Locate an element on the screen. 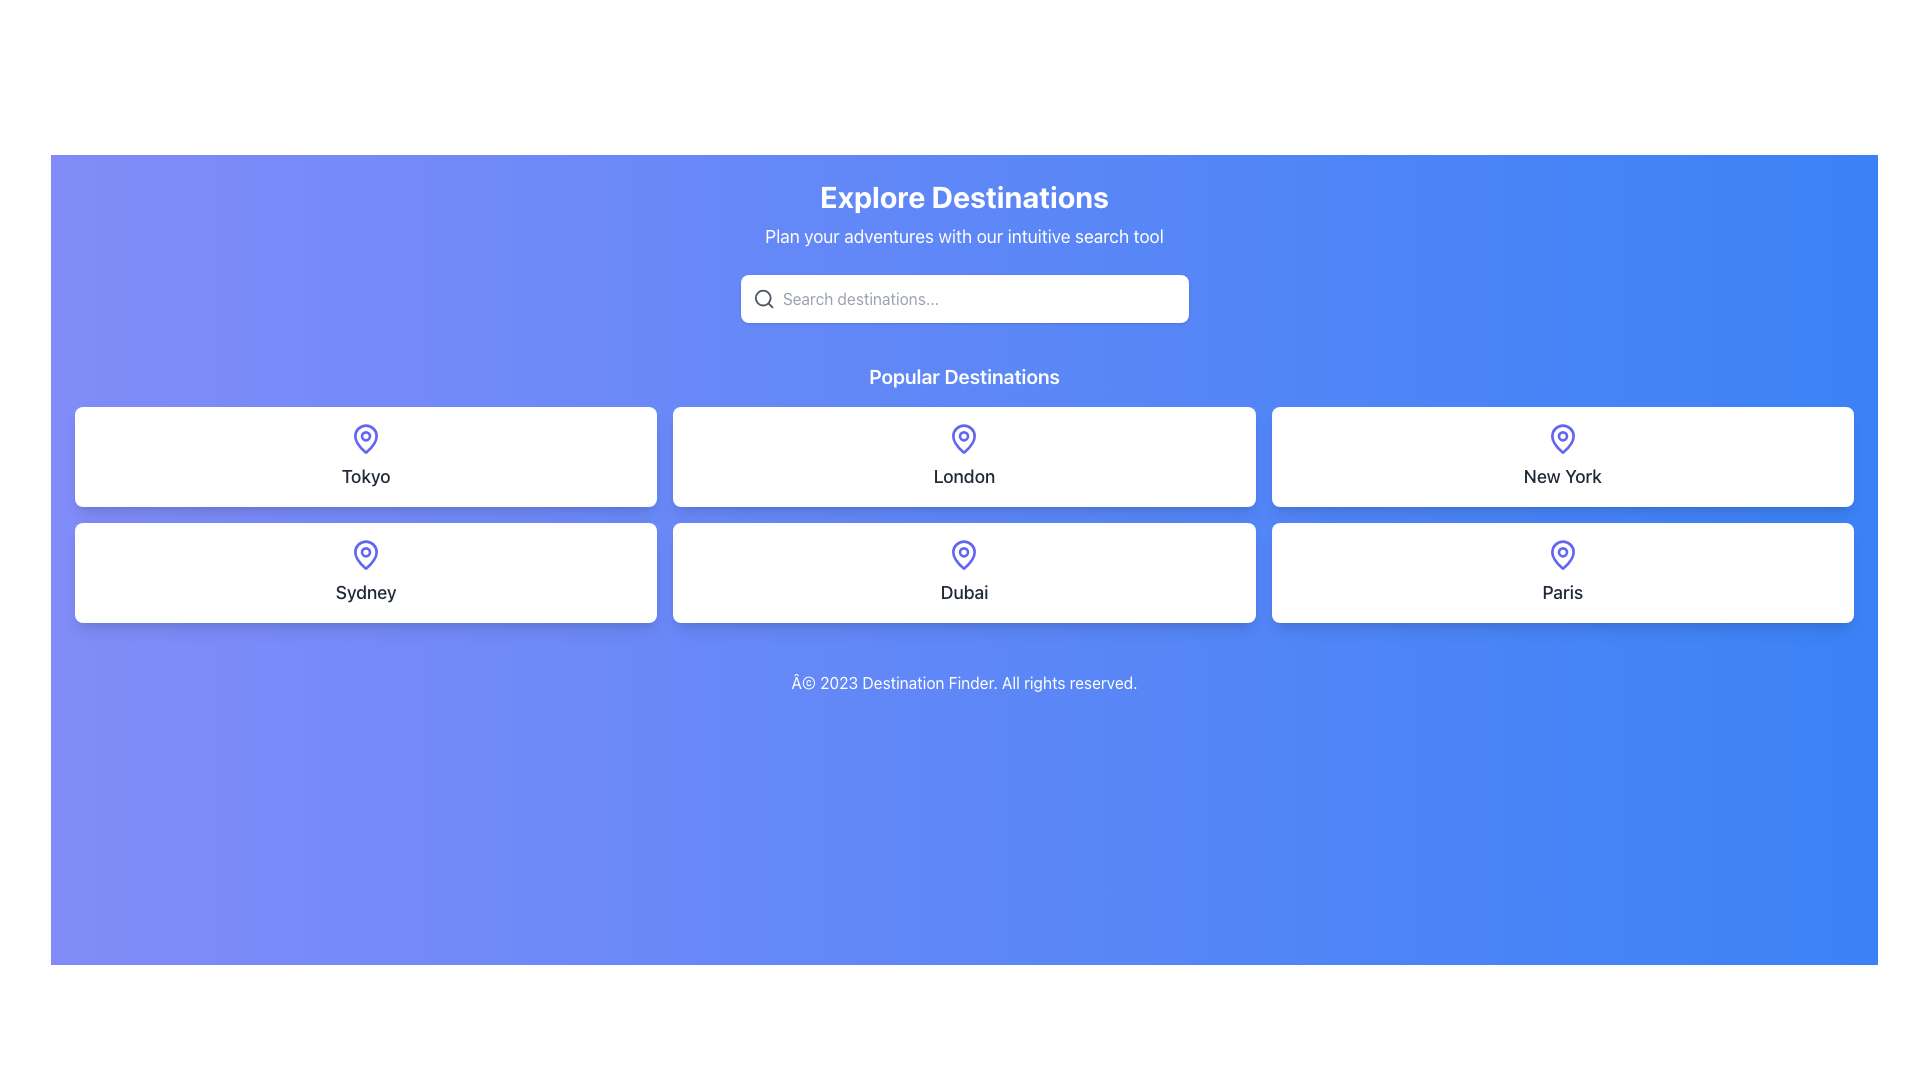 The image size is (1920, 1080). the text label displaying 'Sydney' located at the bottom-center of its white rectangular card, which is part of the popular destinations section is located at coordinates (366, 592).